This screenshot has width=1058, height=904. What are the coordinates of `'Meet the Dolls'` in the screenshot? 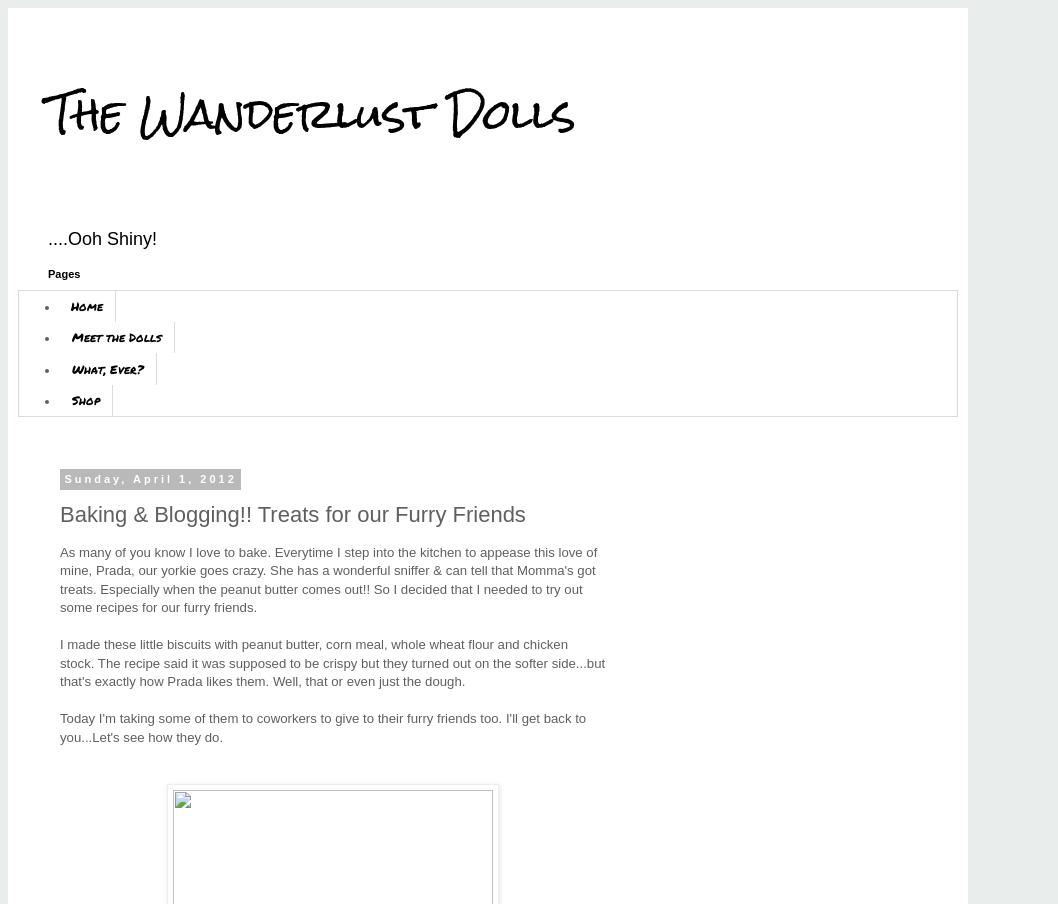 It's located at (116, 337).